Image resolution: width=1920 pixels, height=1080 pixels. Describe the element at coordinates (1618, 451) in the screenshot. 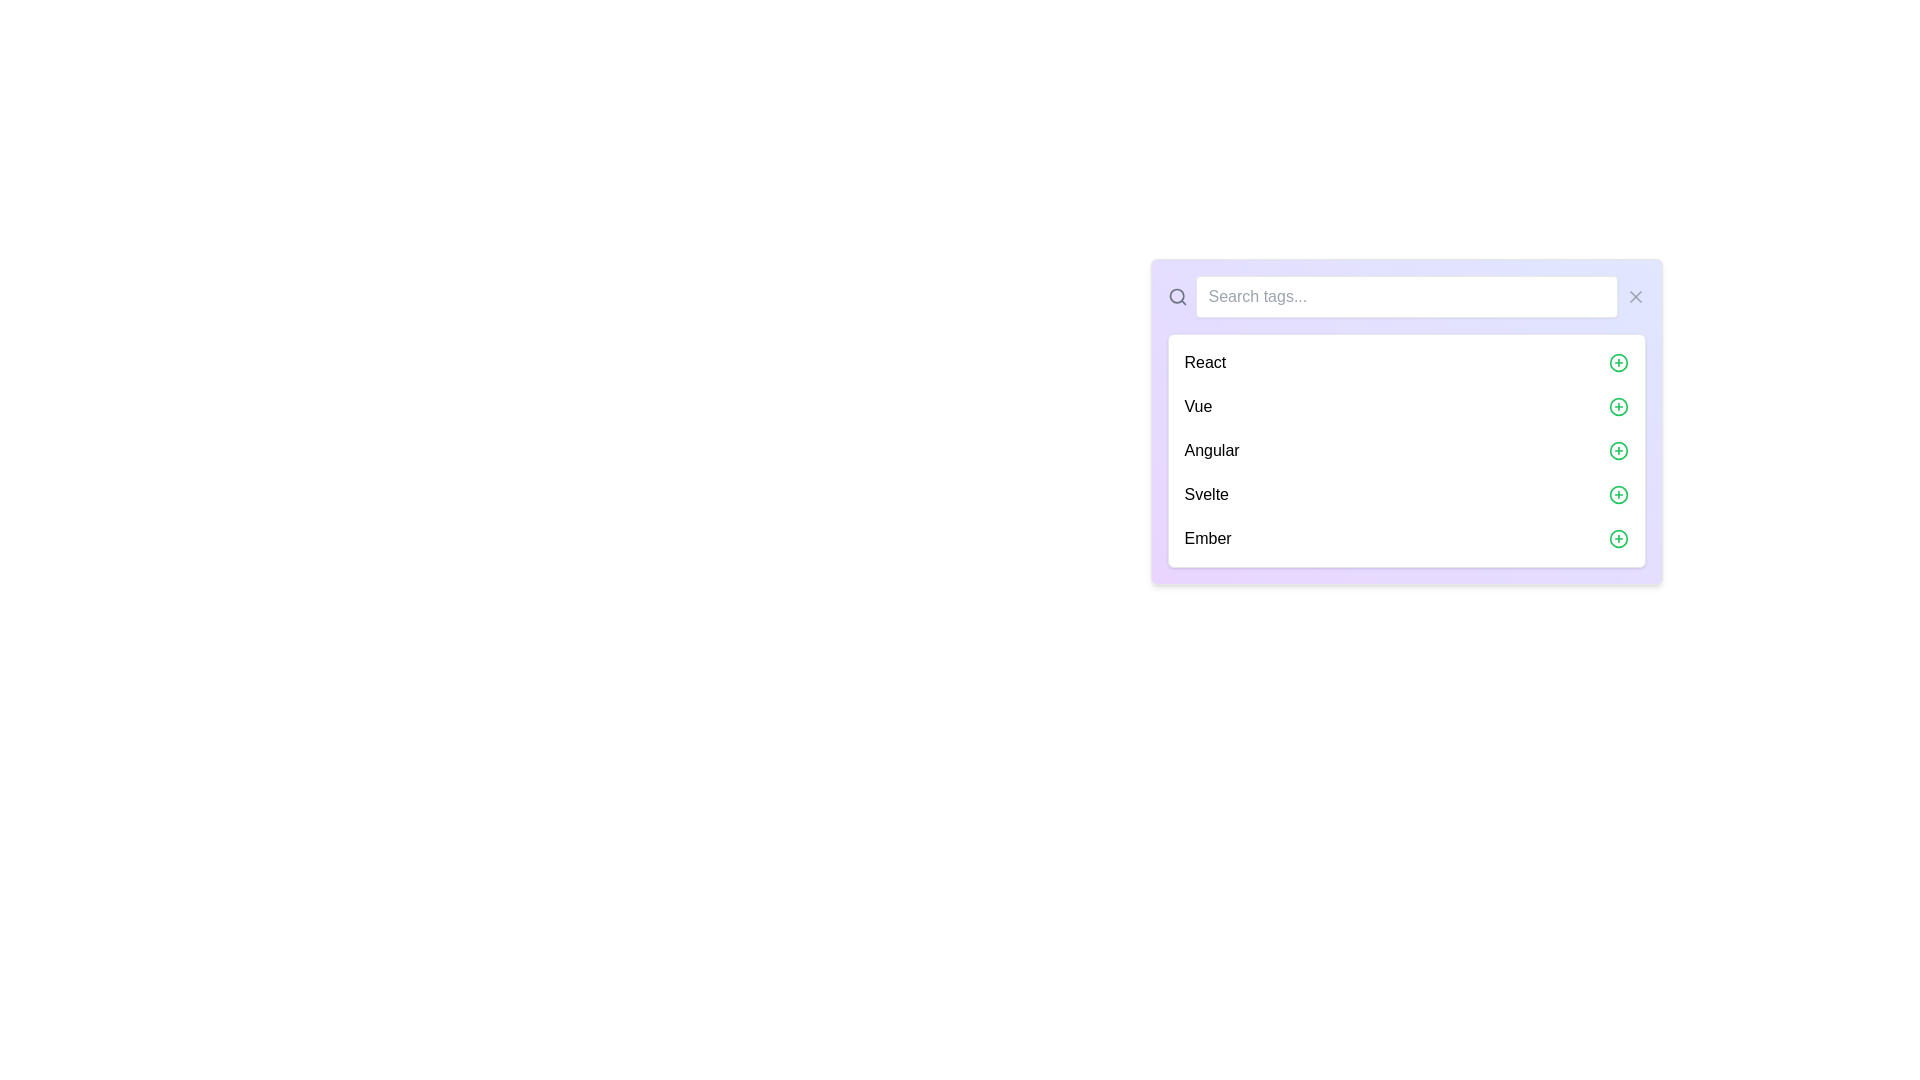

I see `the green circular button/icon with a white plus symbol located to the right of the 'Angular' list item, which is the third entry in the vertical list` at that location.